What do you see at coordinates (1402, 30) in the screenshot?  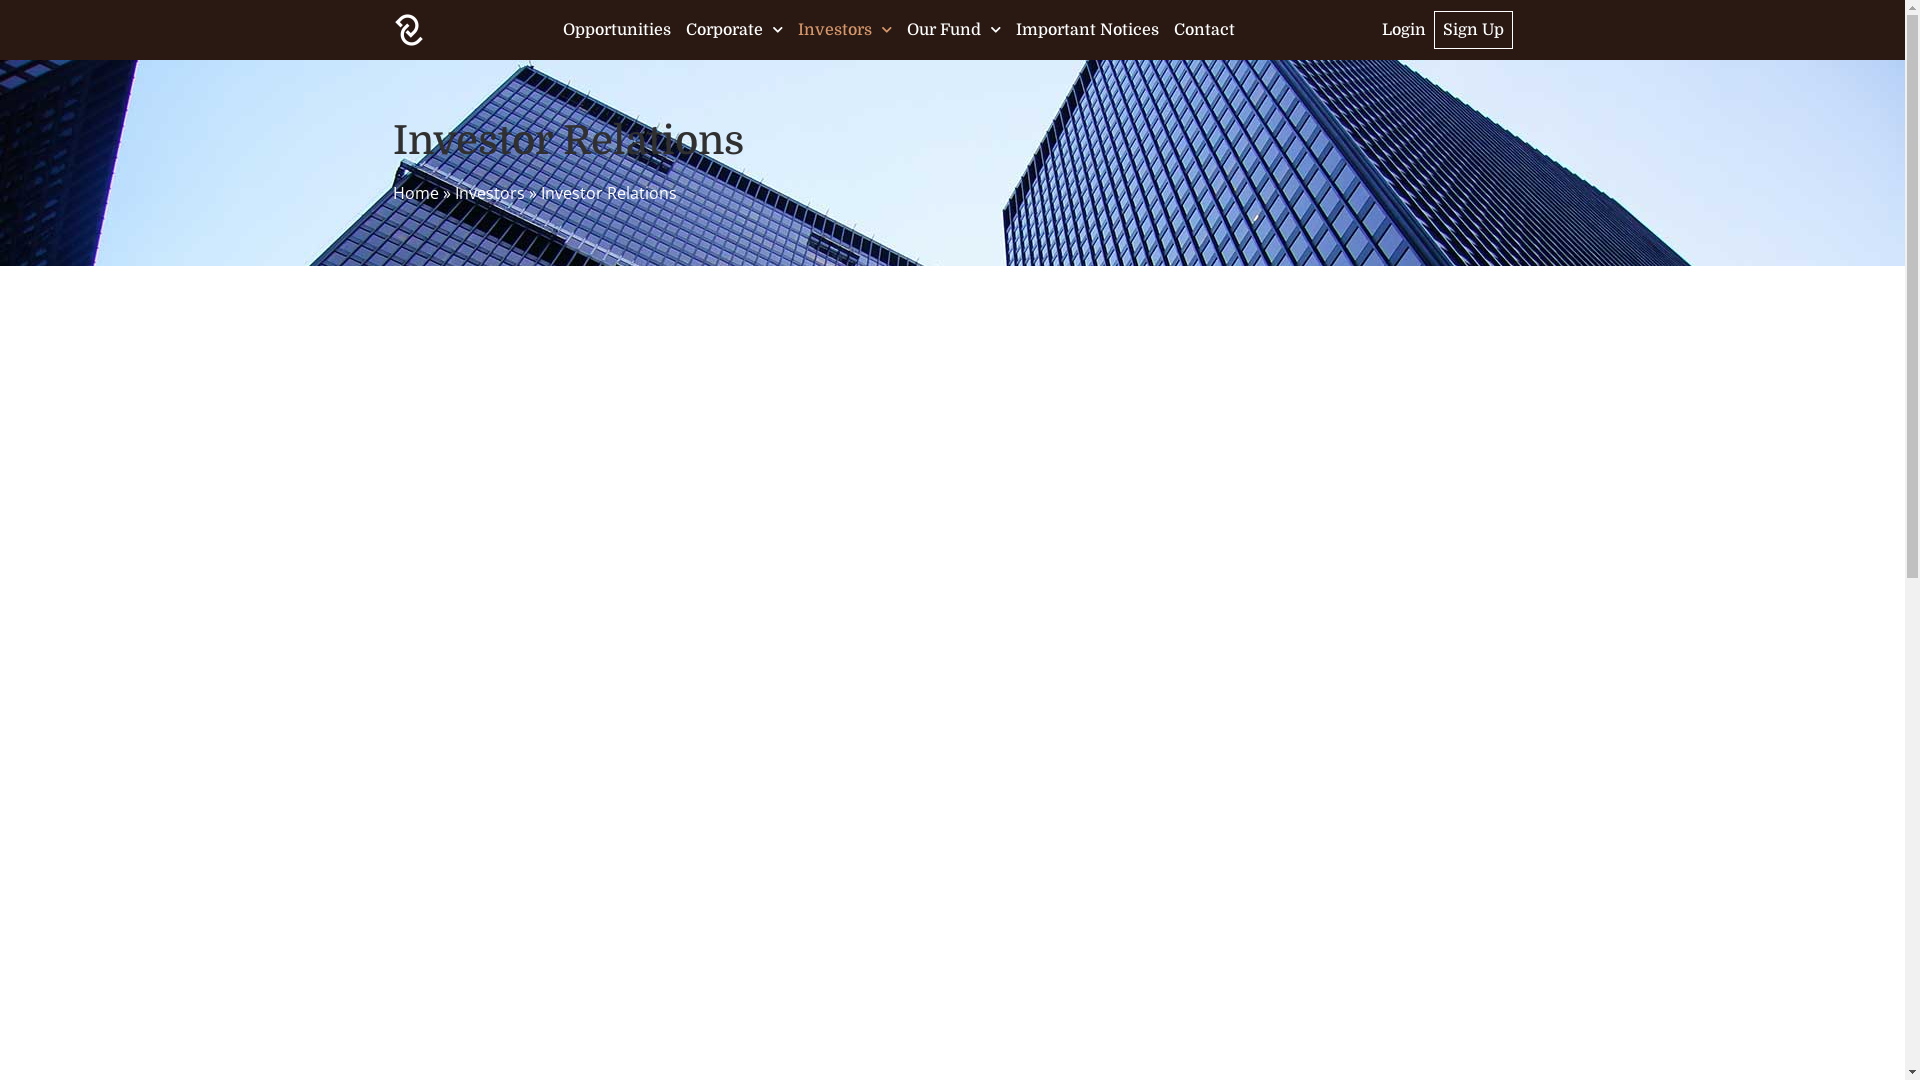 I see `'Login'` at bounding box center [1402, 30].